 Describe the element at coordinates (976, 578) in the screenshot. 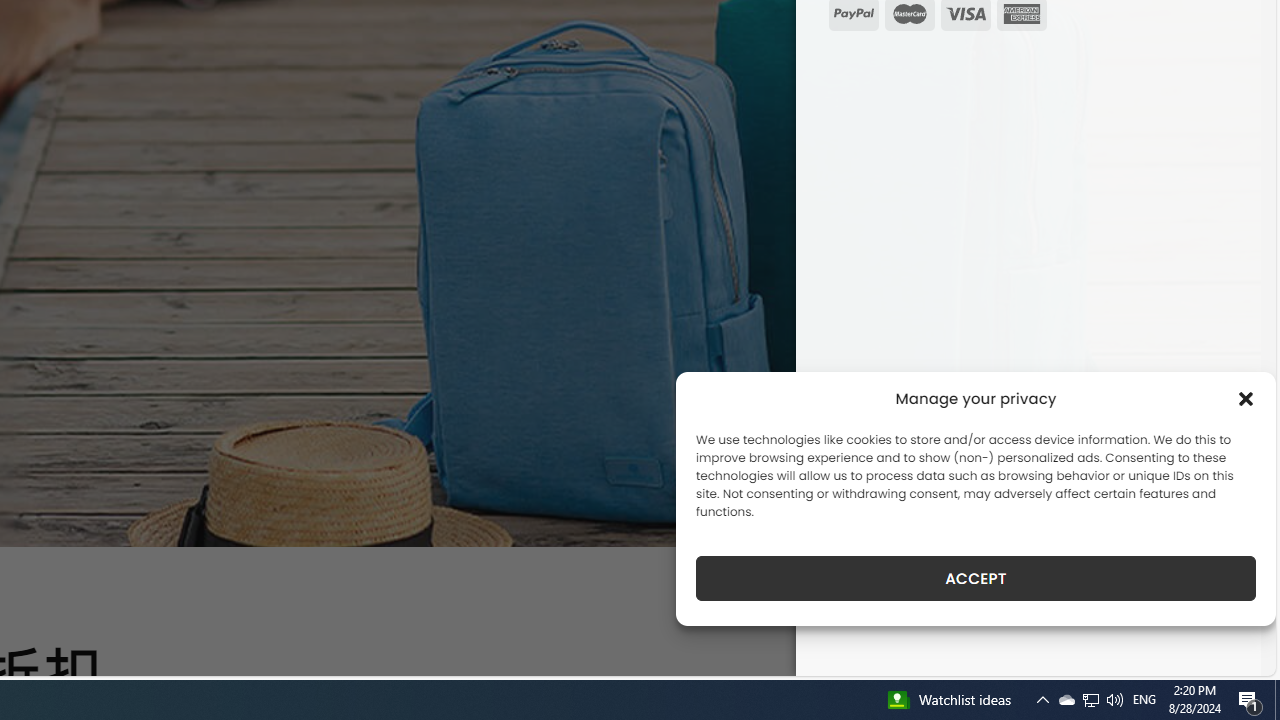

I see `'ACCEPT'` at that location.